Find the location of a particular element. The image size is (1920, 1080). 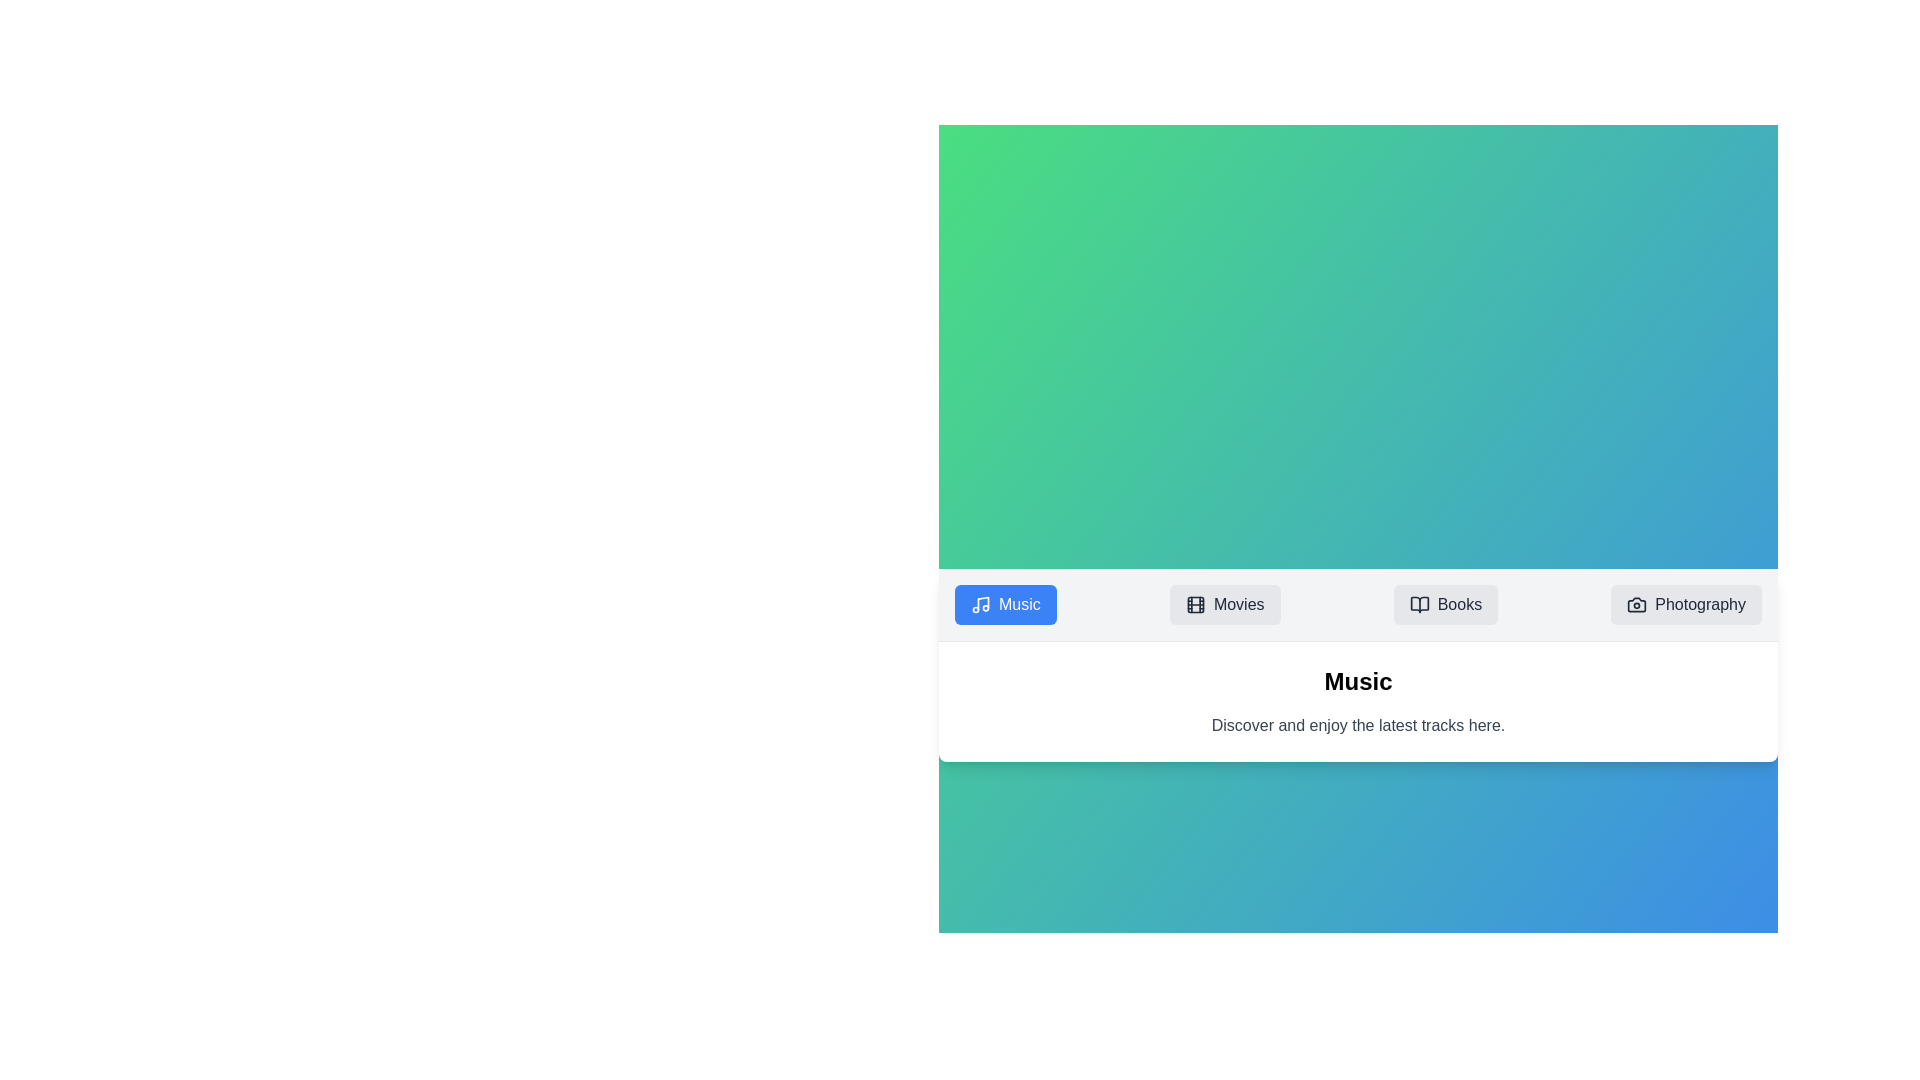

the 'Movies' button, which is a rounded rectangle with a light gray background and a film icon on the left is located at coordinates (1224, 603).